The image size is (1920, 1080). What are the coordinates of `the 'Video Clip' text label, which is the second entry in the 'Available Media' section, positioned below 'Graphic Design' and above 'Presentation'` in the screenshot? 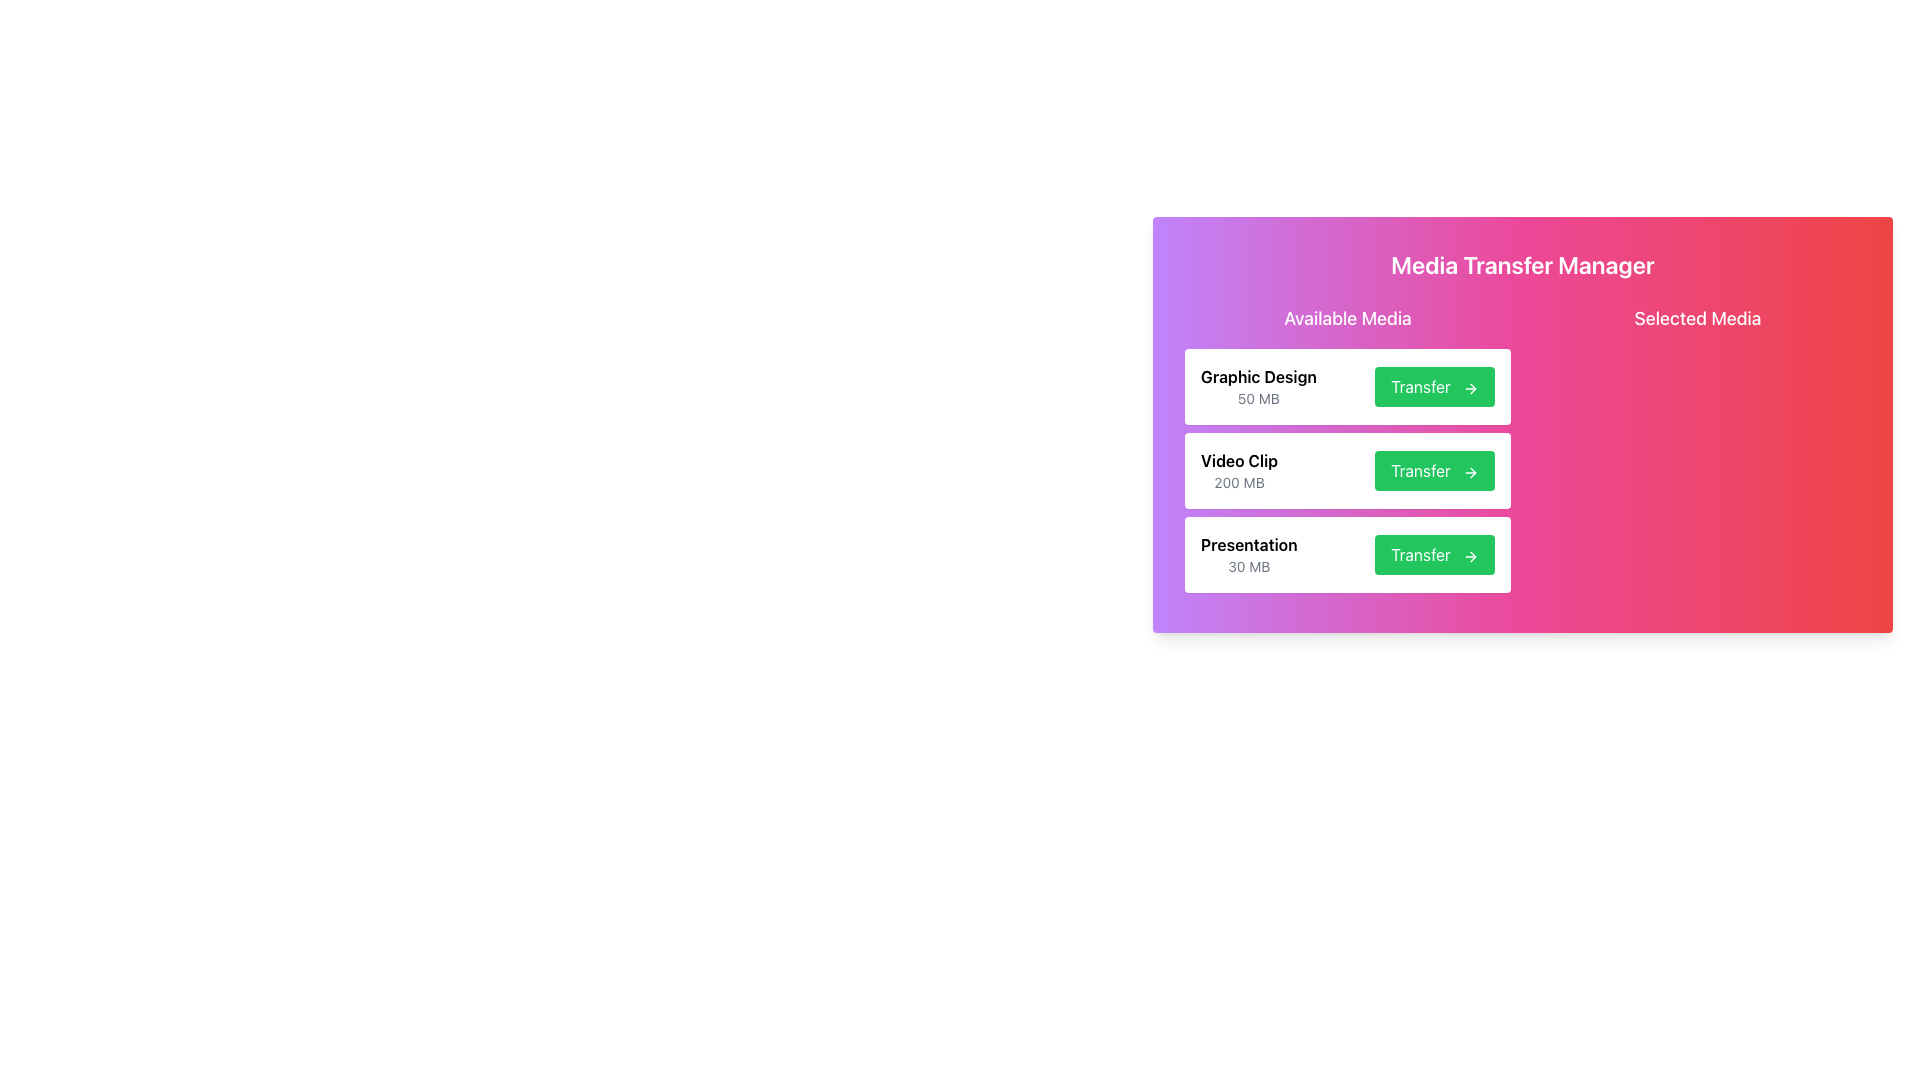 It's located at (1238, 470).